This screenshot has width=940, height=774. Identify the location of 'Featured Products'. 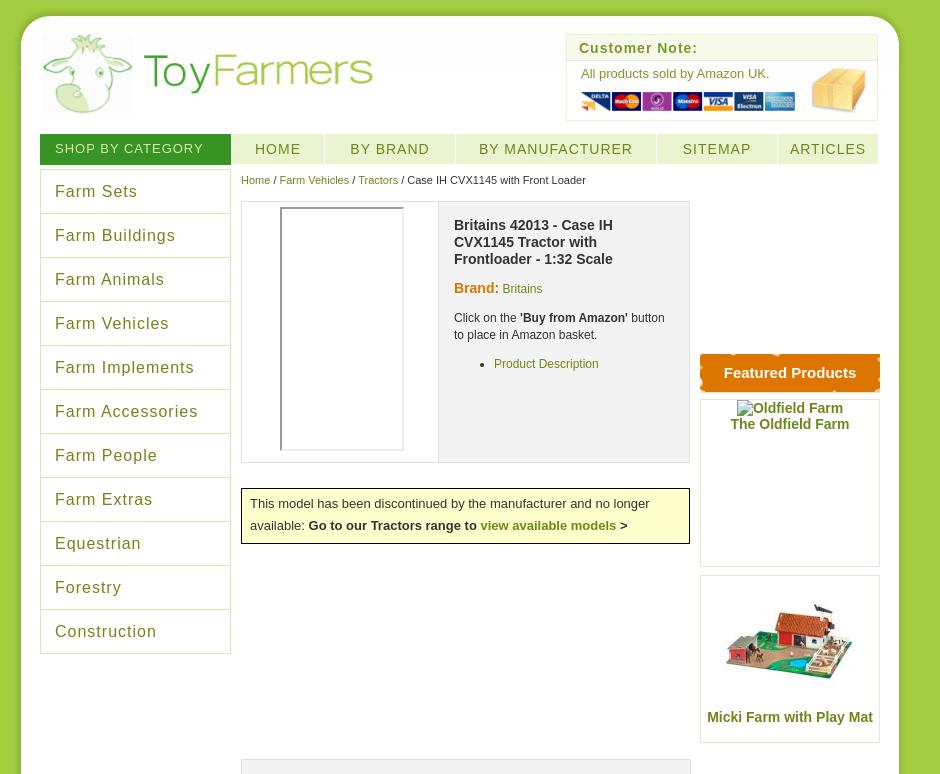
(789, 371).